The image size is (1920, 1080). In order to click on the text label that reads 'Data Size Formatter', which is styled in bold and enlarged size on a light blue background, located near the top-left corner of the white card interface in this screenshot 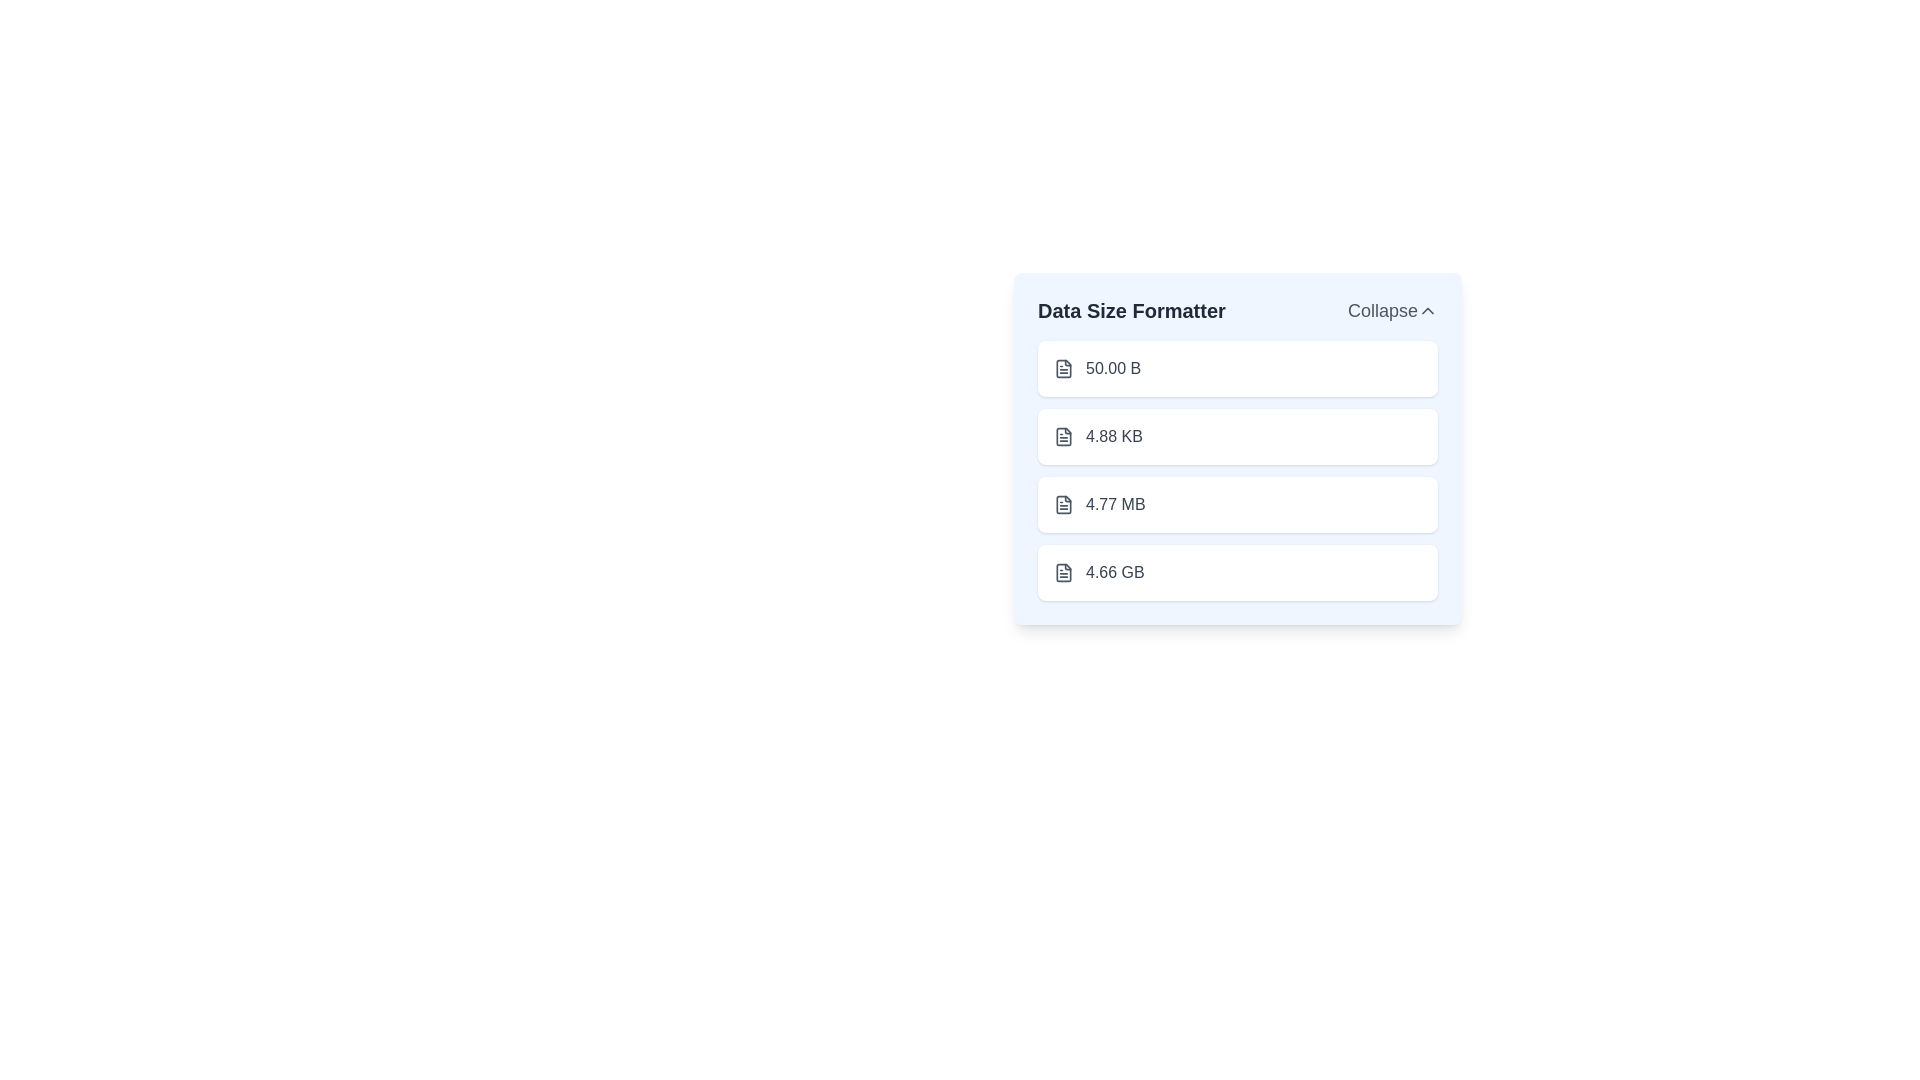, I will do `click(1131, 311)`.